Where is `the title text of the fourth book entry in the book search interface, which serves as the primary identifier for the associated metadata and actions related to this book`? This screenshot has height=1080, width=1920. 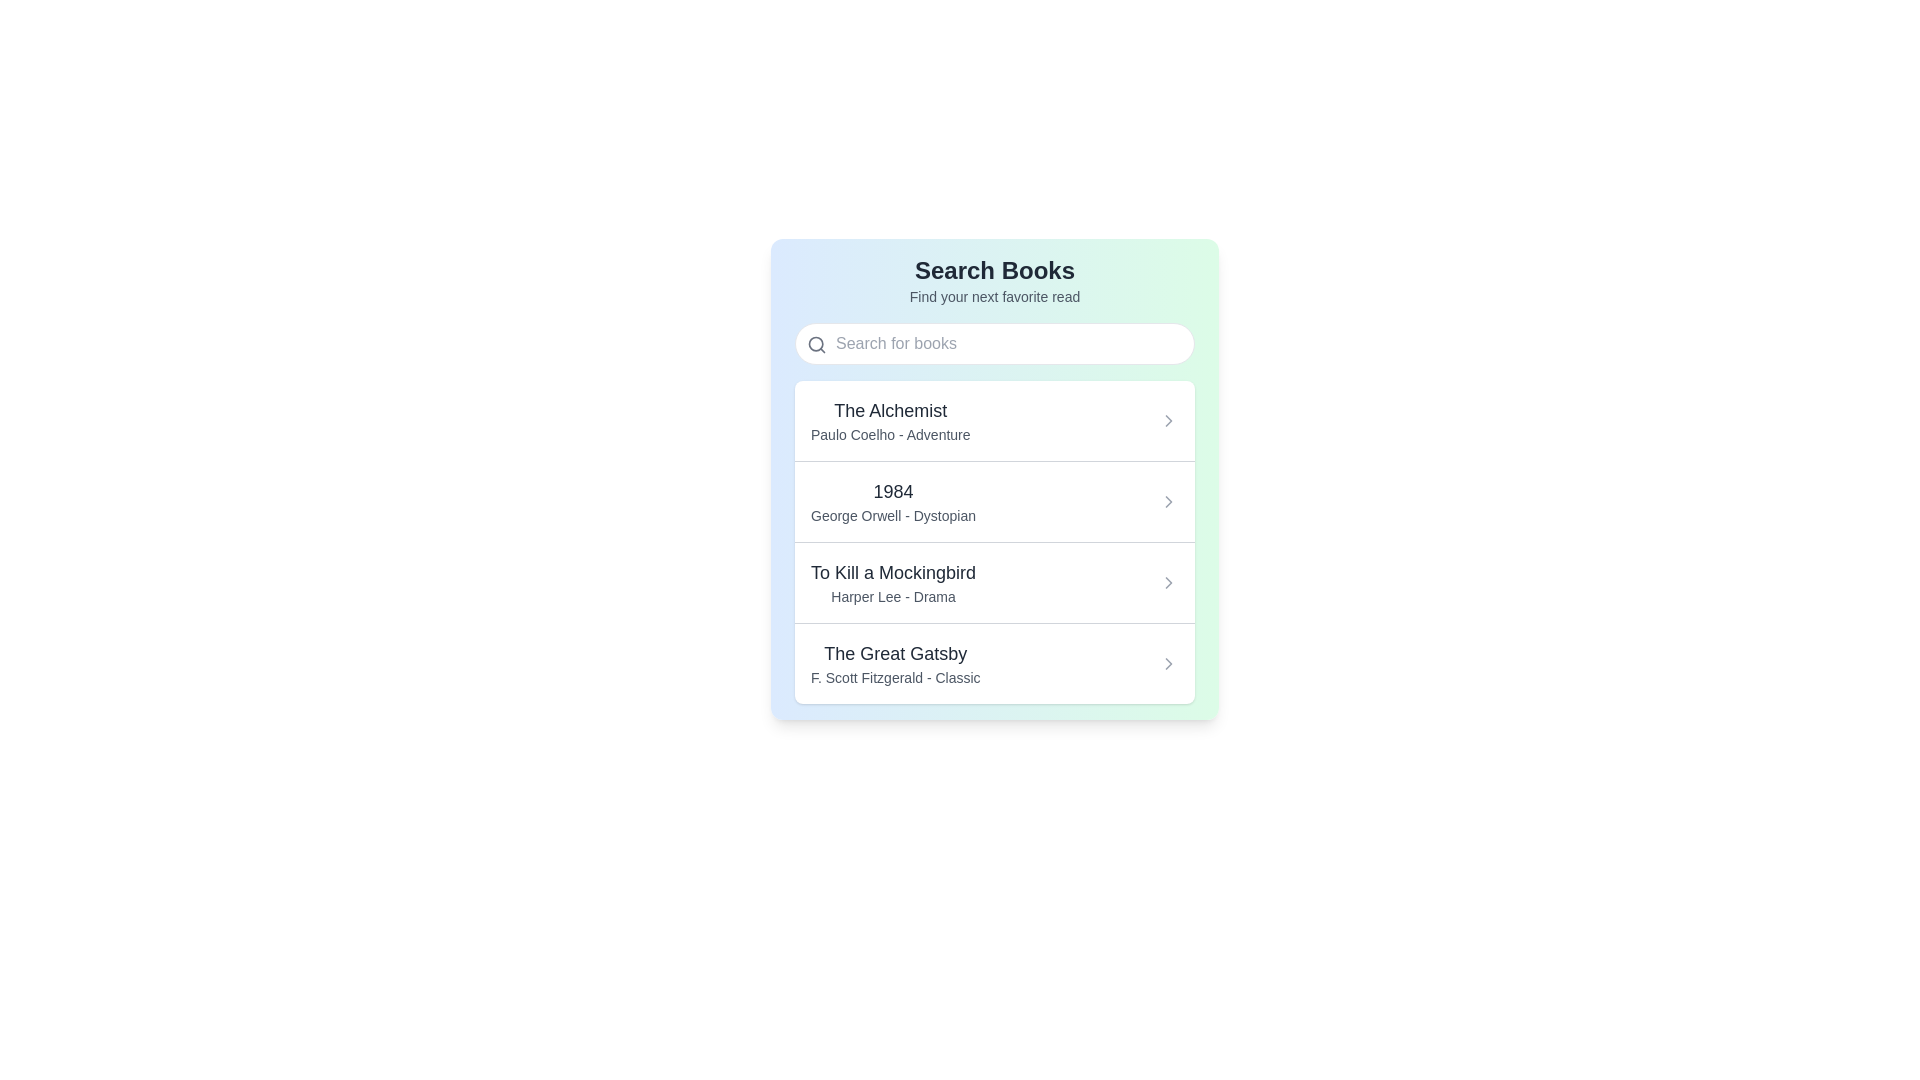
the title text of the fourth book entry in the book search interface, which serves as the primary identifier for the associated metadata and actions related to this book is located at coordinates (894, 654).